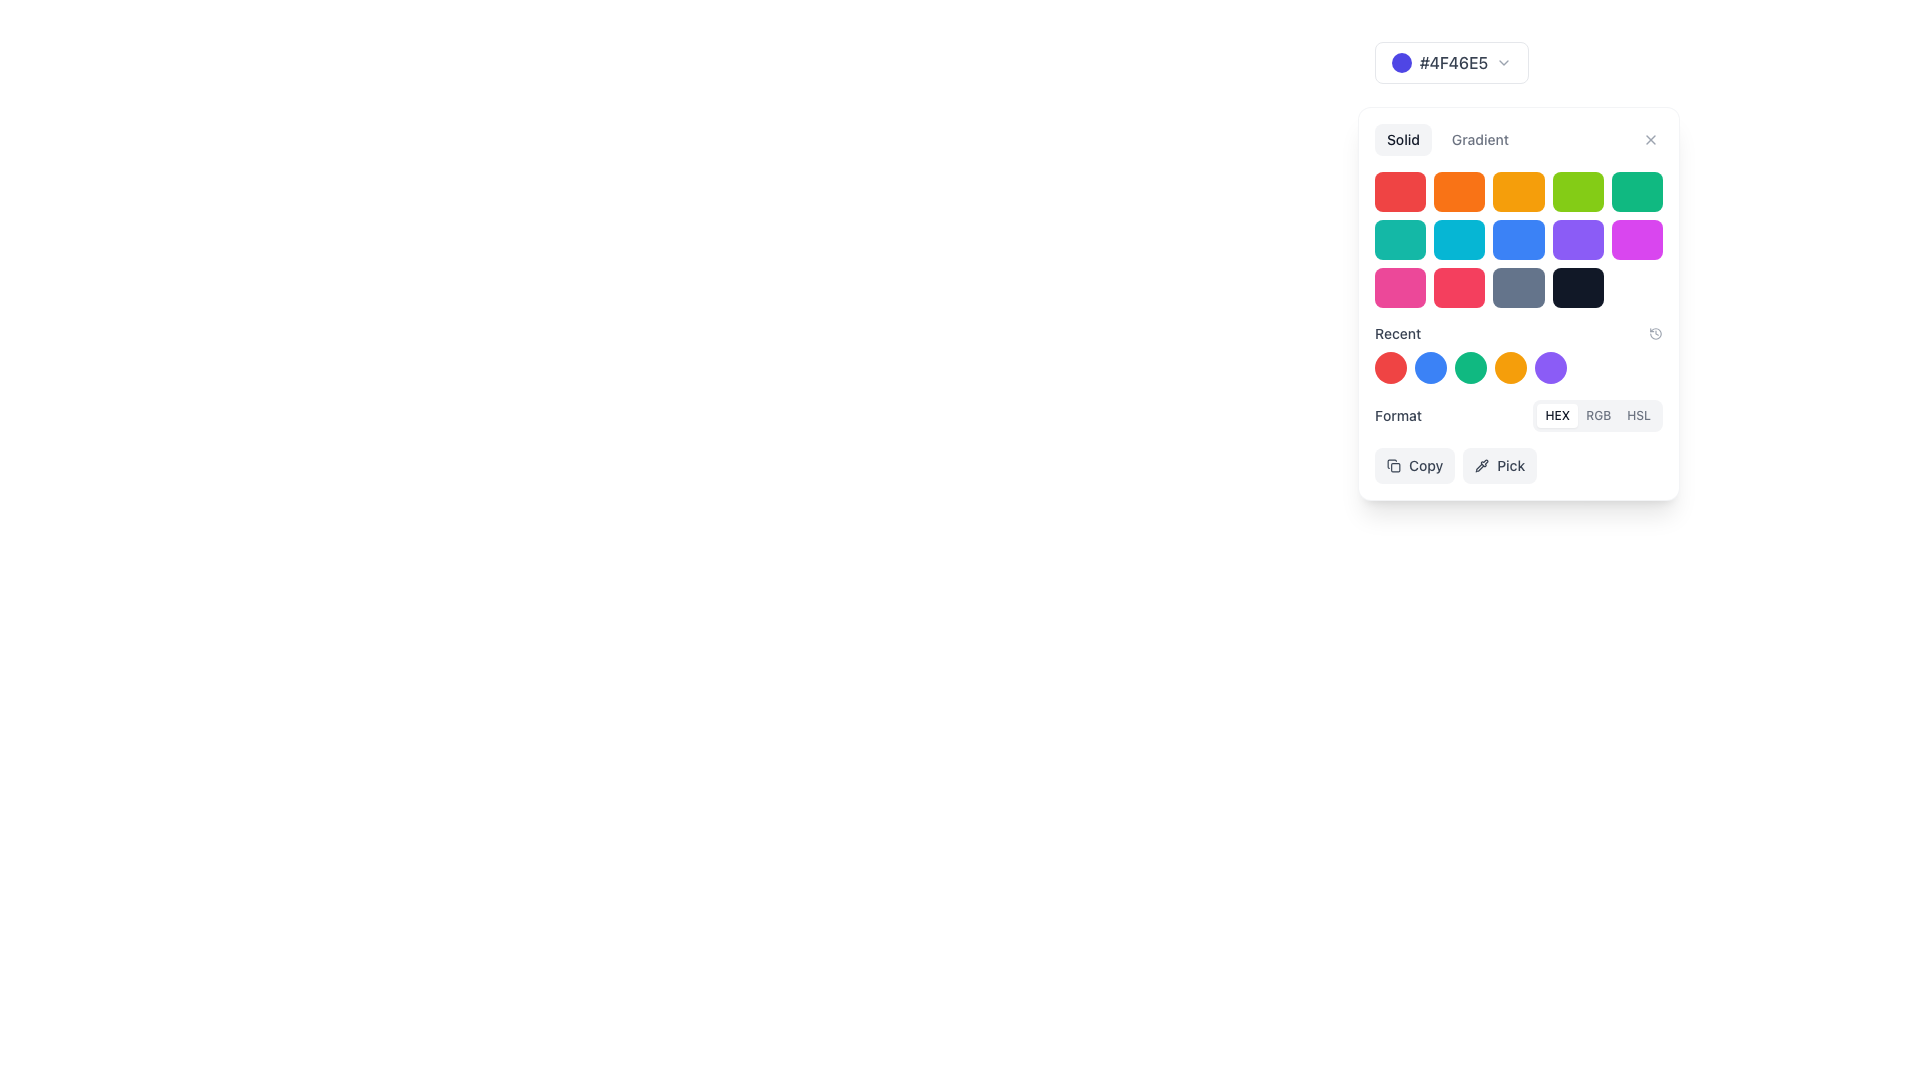 The height and width of the screenshot is (1080, 1920). What do you see at coordinates (1637, 288) in the screenshot?
I see `the button located in the fifth column of the third row, which has a white background and rounded corners` at bounding box center [1637, 288].